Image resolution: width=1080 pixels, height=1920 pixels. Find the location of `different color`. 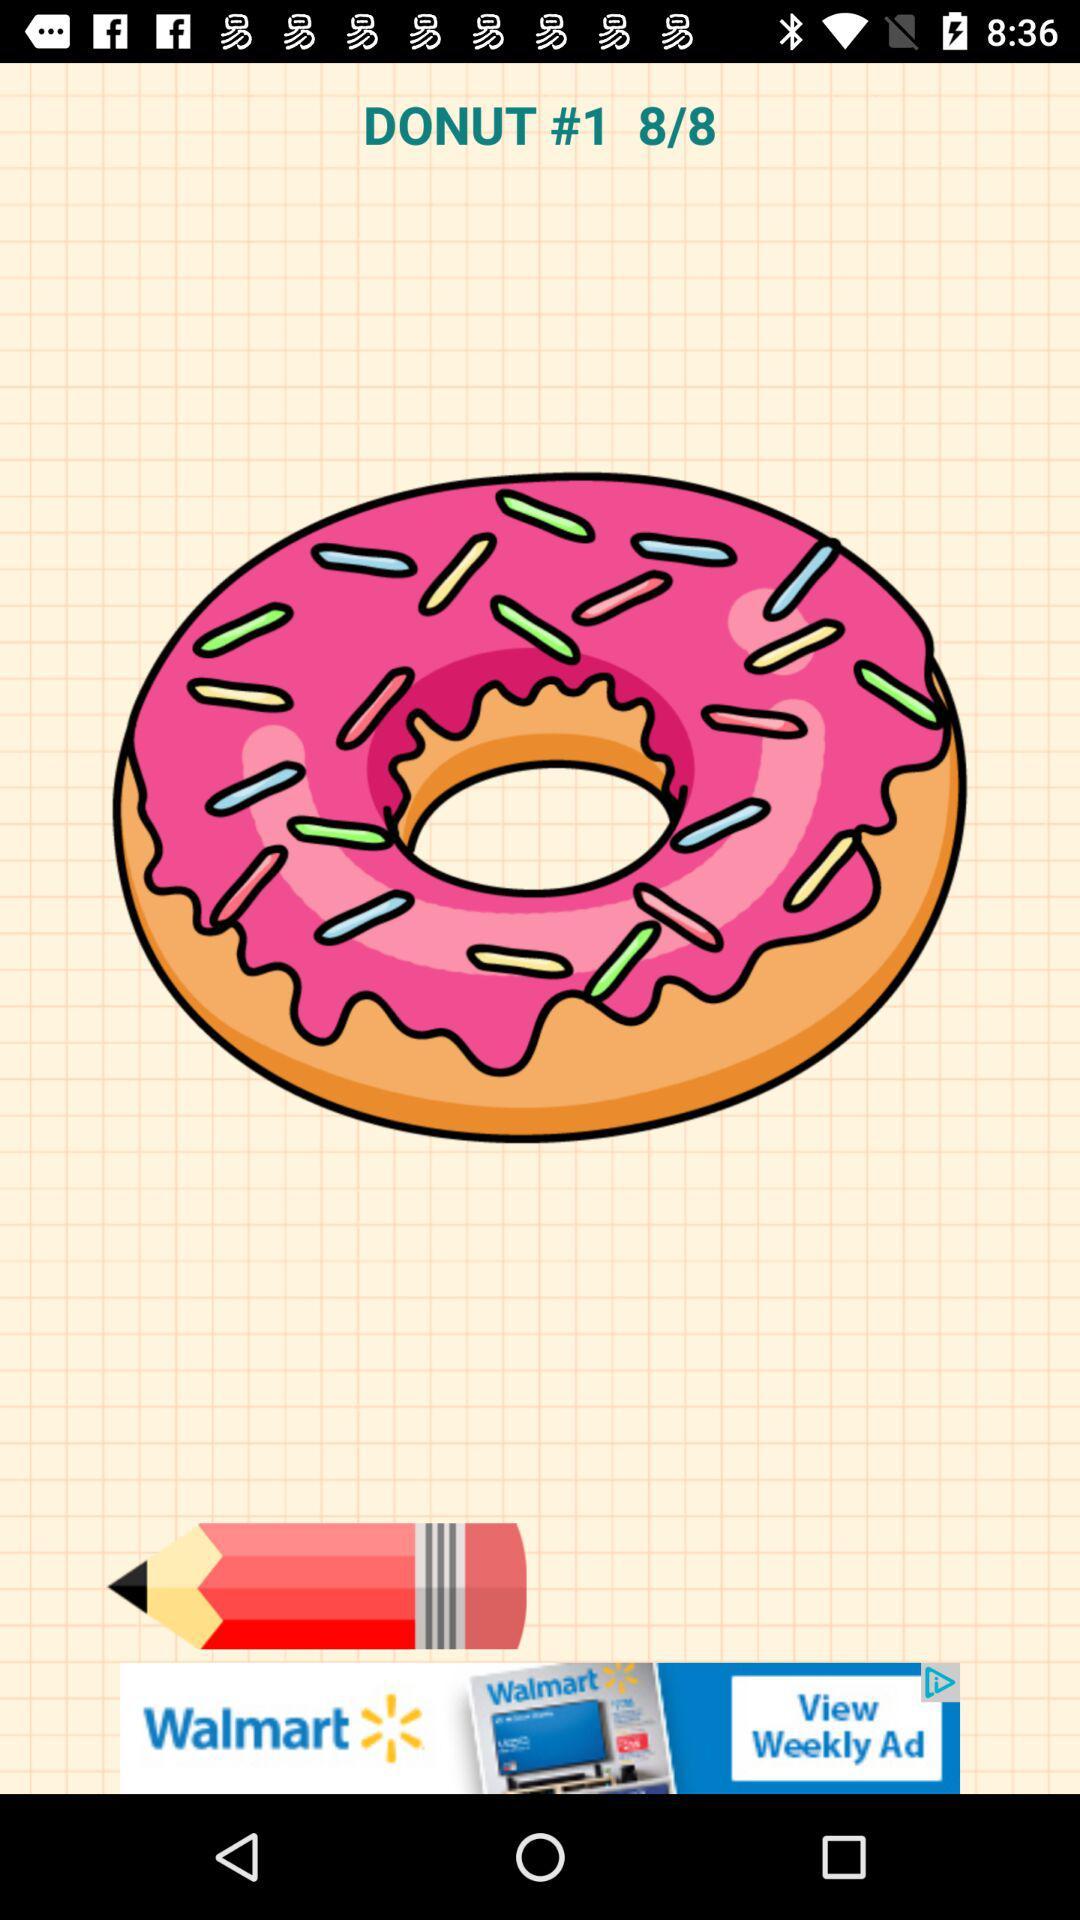

different color is located at coordinates (315, 1585).